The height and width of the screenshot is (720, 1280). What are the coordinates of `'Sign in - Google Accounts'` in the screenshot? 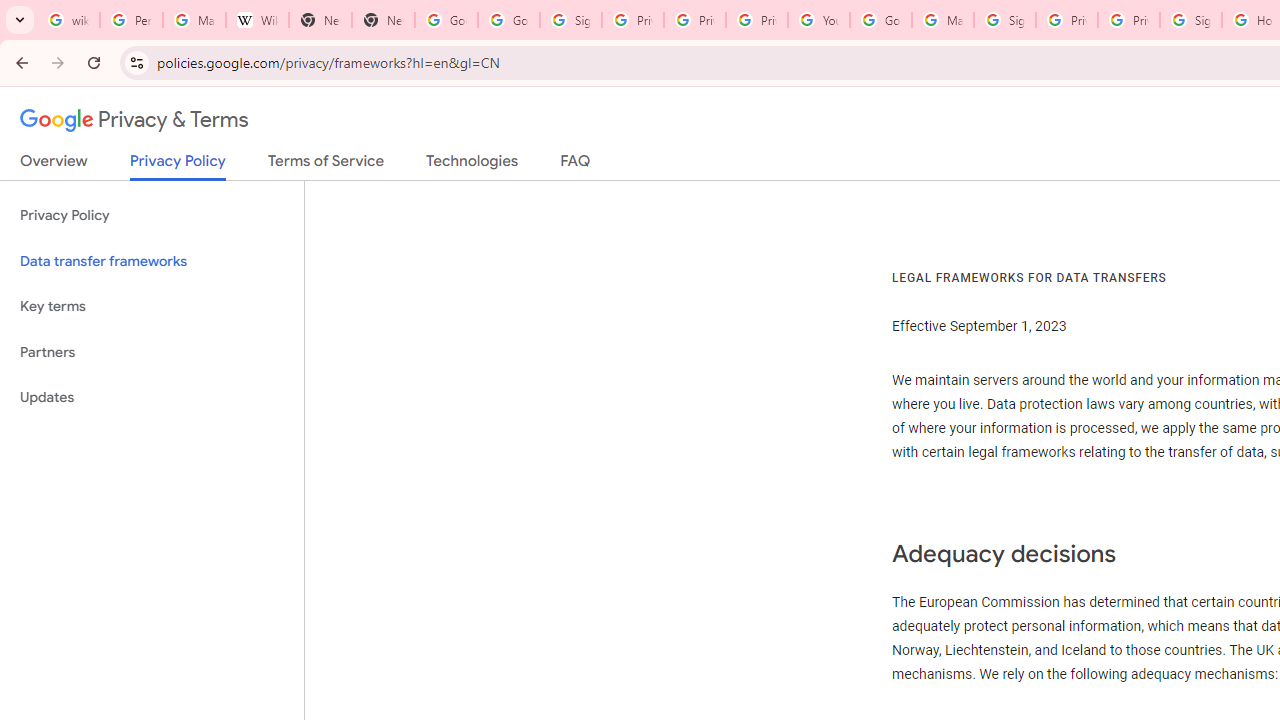 It's located at (569, 20).